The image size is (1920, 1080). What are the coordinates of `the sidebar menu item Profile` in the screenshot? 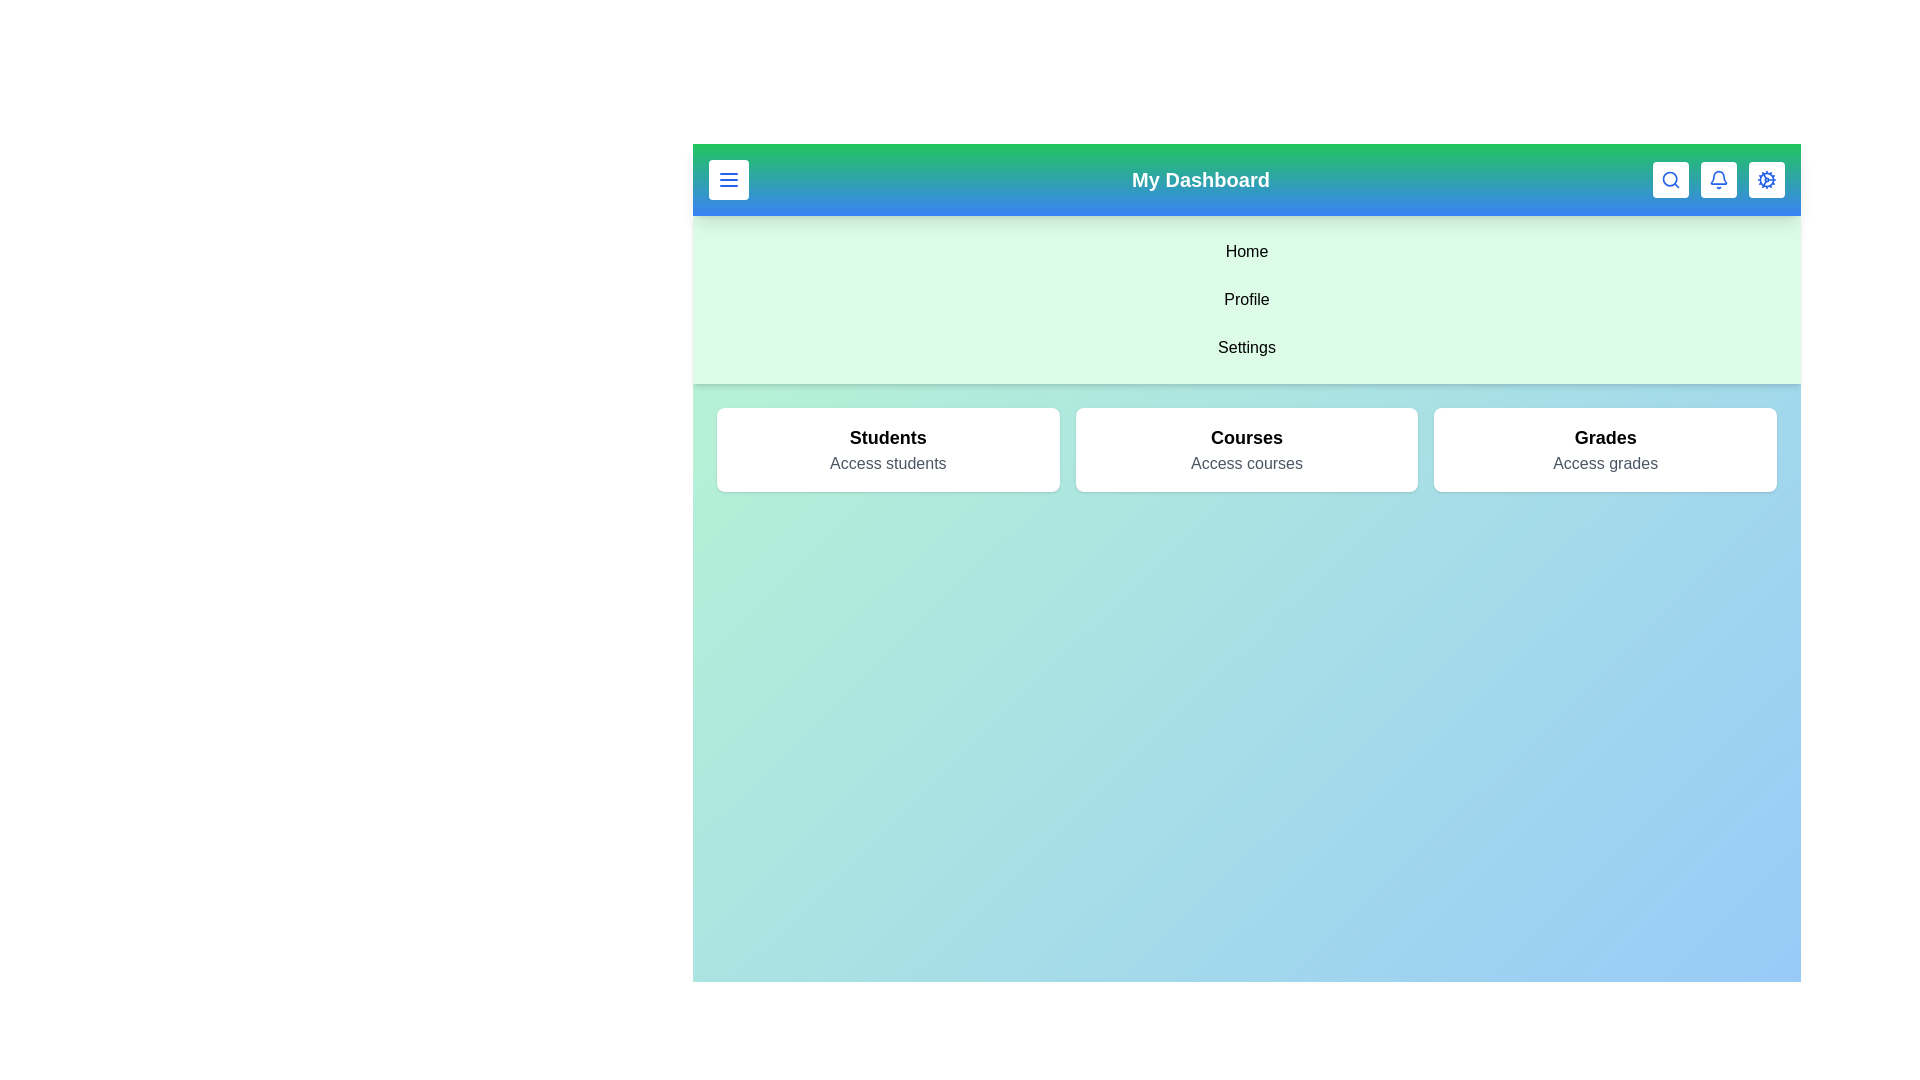 It's located at (1246, 300).